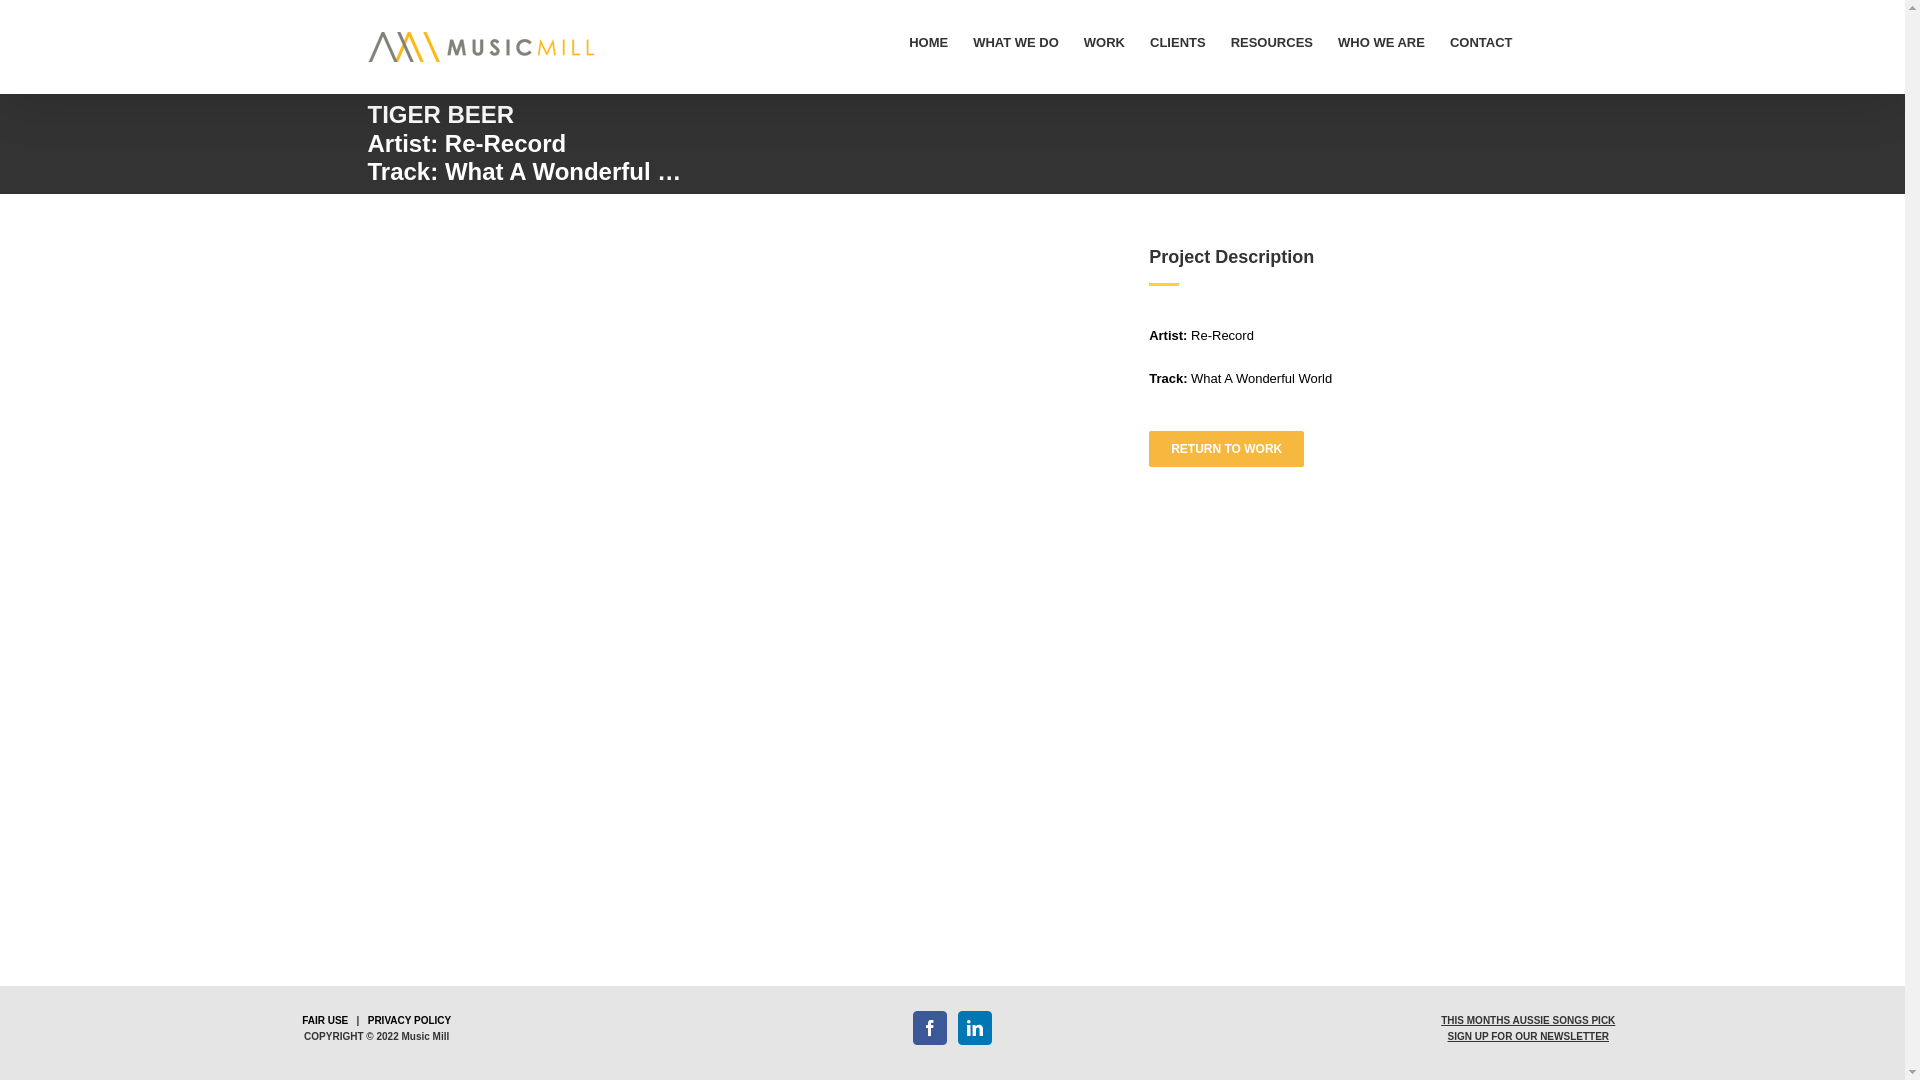  Describe the element at coordinates (1481, 42) in the screenshot. I see `'CONTACT'` at that location.